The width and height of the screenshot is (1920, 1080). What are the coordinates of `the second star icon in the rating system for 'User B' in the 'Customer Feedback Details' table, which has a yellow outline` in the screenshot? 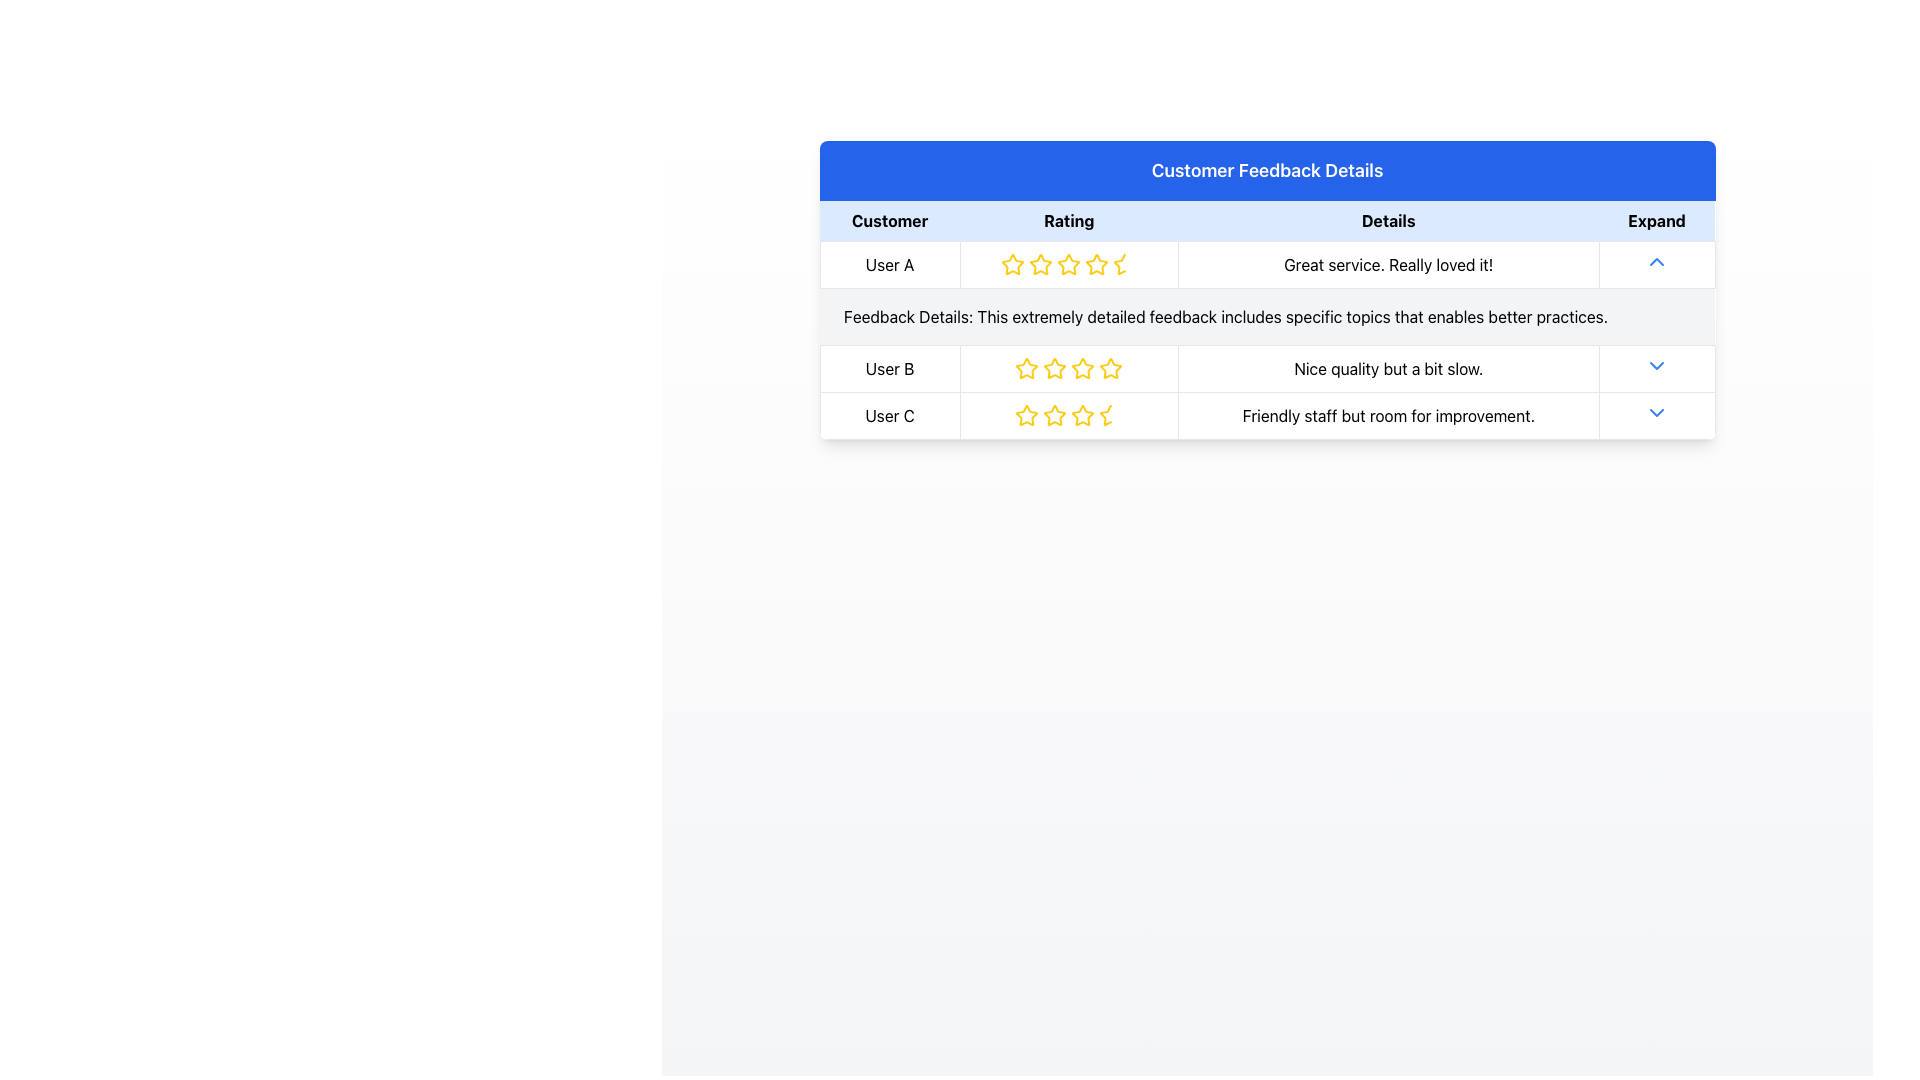 It's located at (1054, 368).